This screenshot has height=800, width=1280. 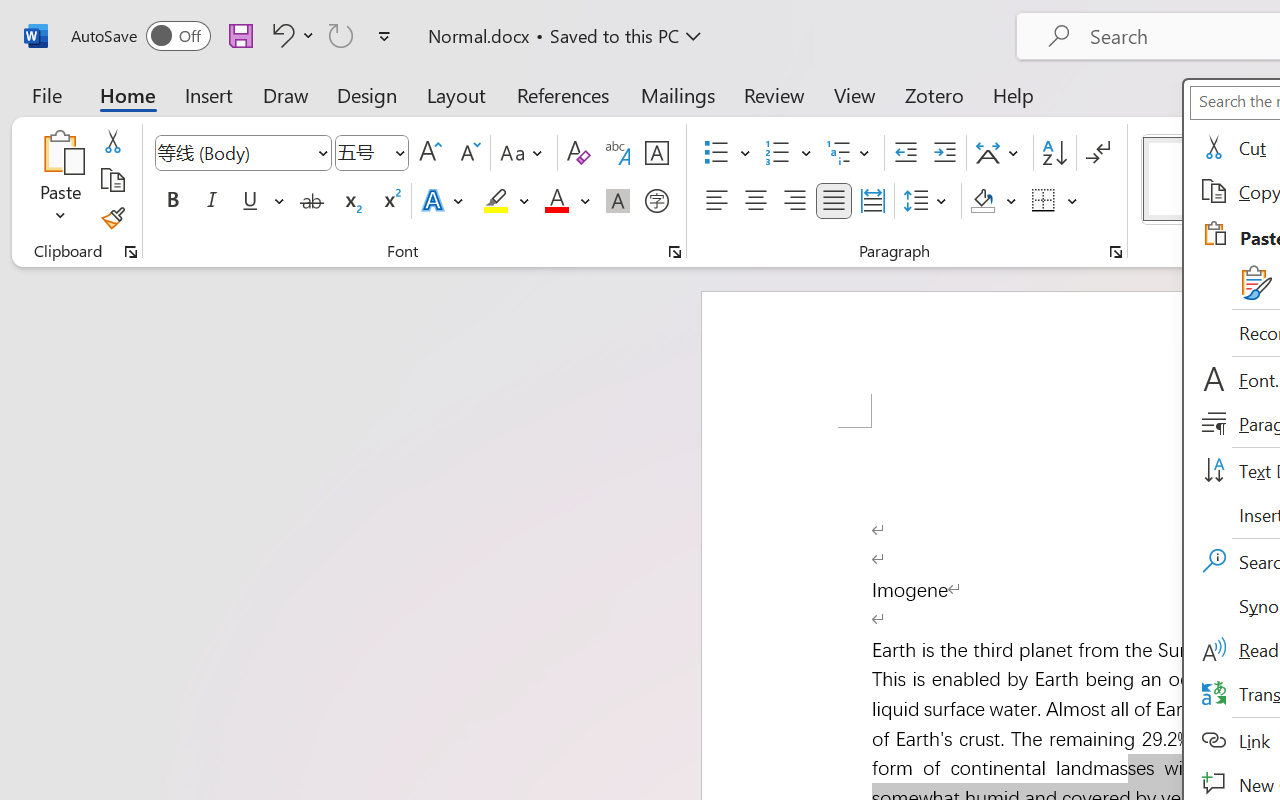 I want to click on 'Multilevel List', so click(x=850, y=153).